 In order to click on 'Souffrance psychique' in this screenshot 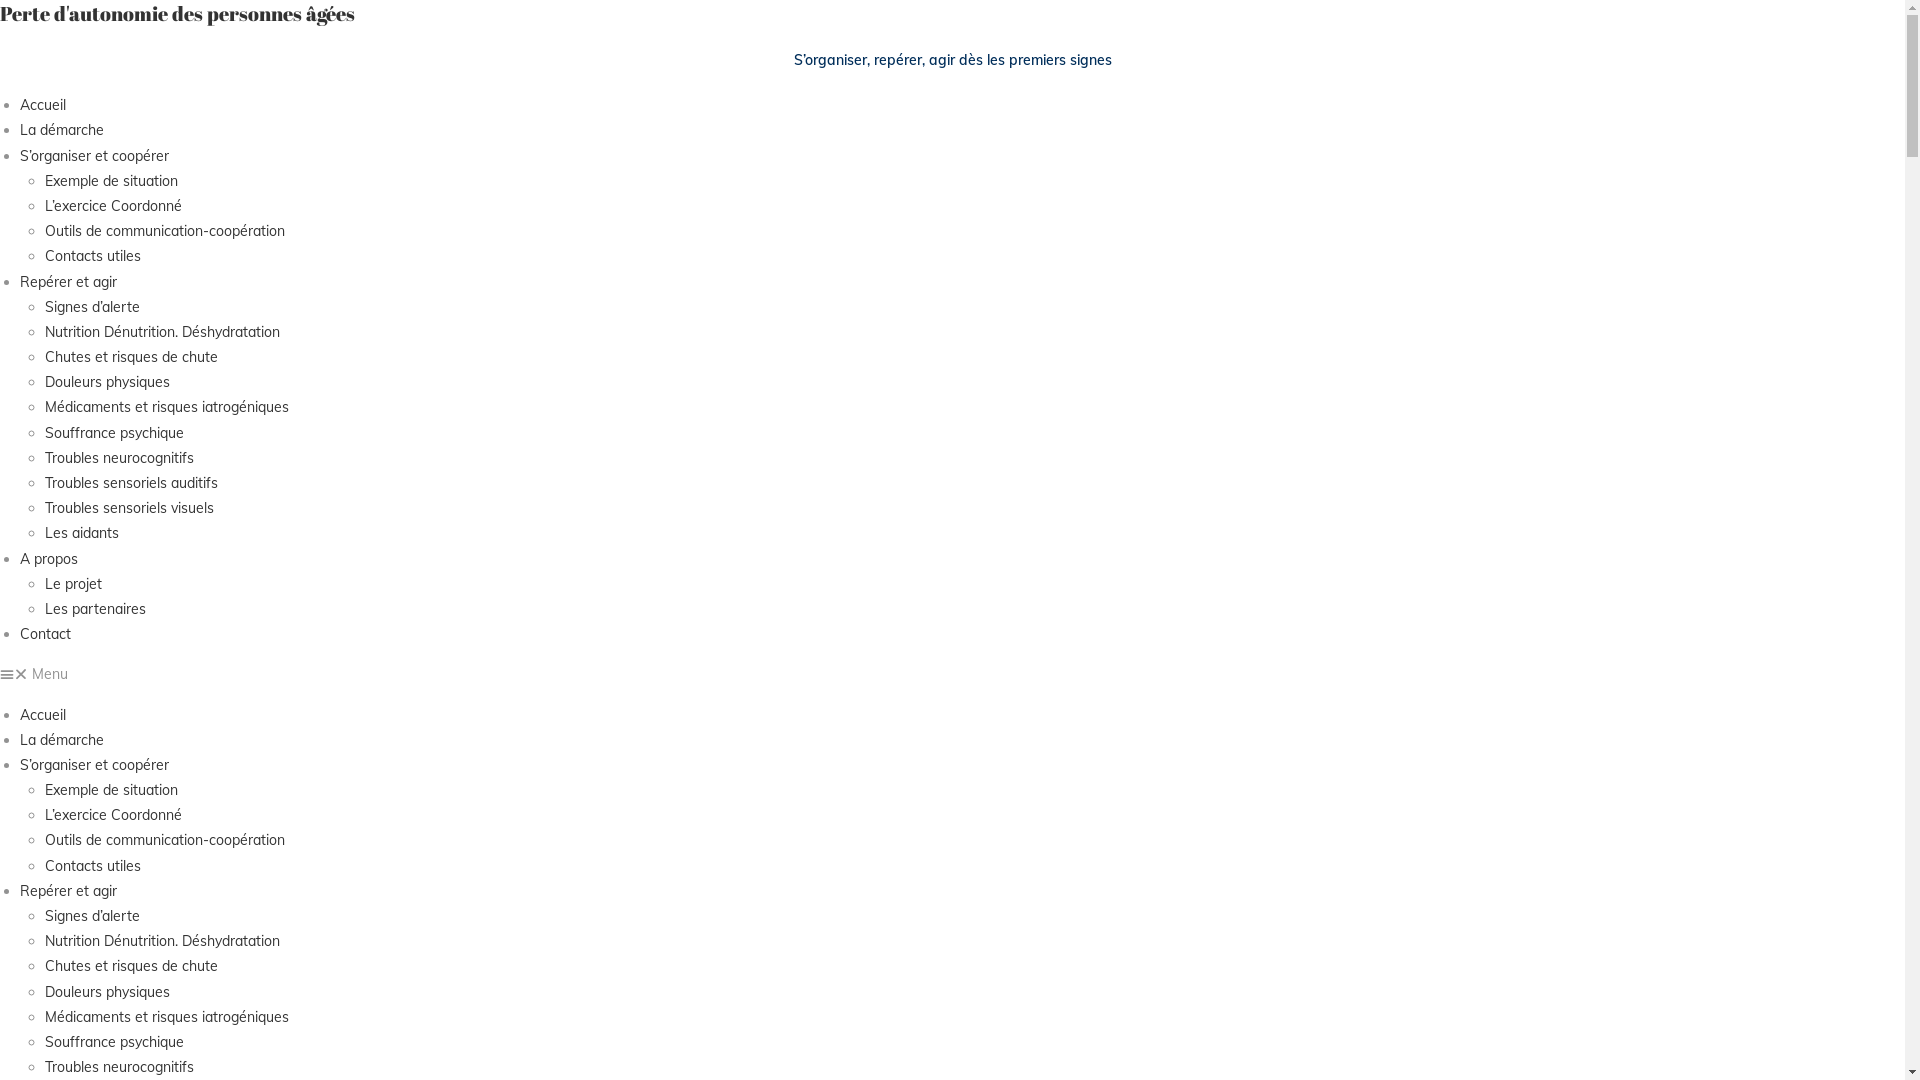, I will do `click(113, 431)`.